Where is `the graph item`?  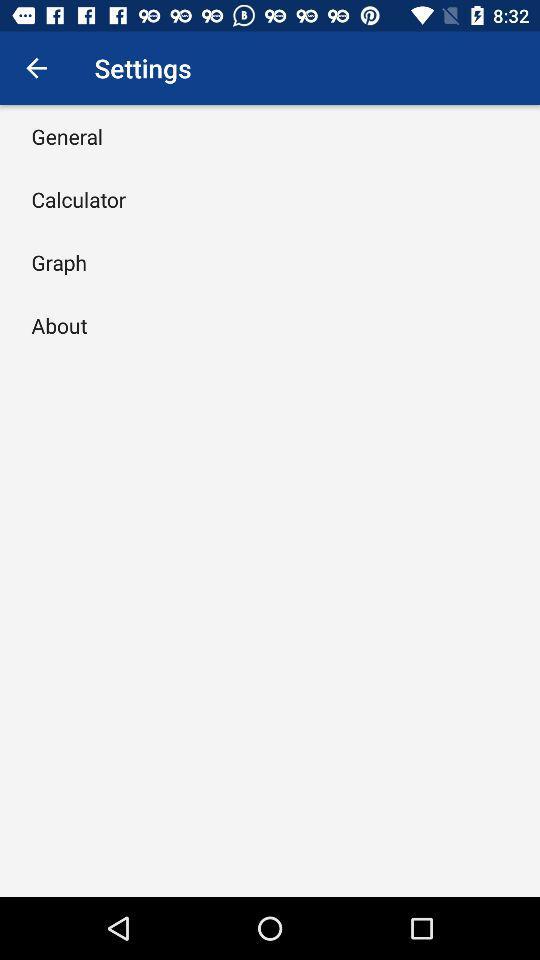
the graph item is located at coordinates (59, 261).